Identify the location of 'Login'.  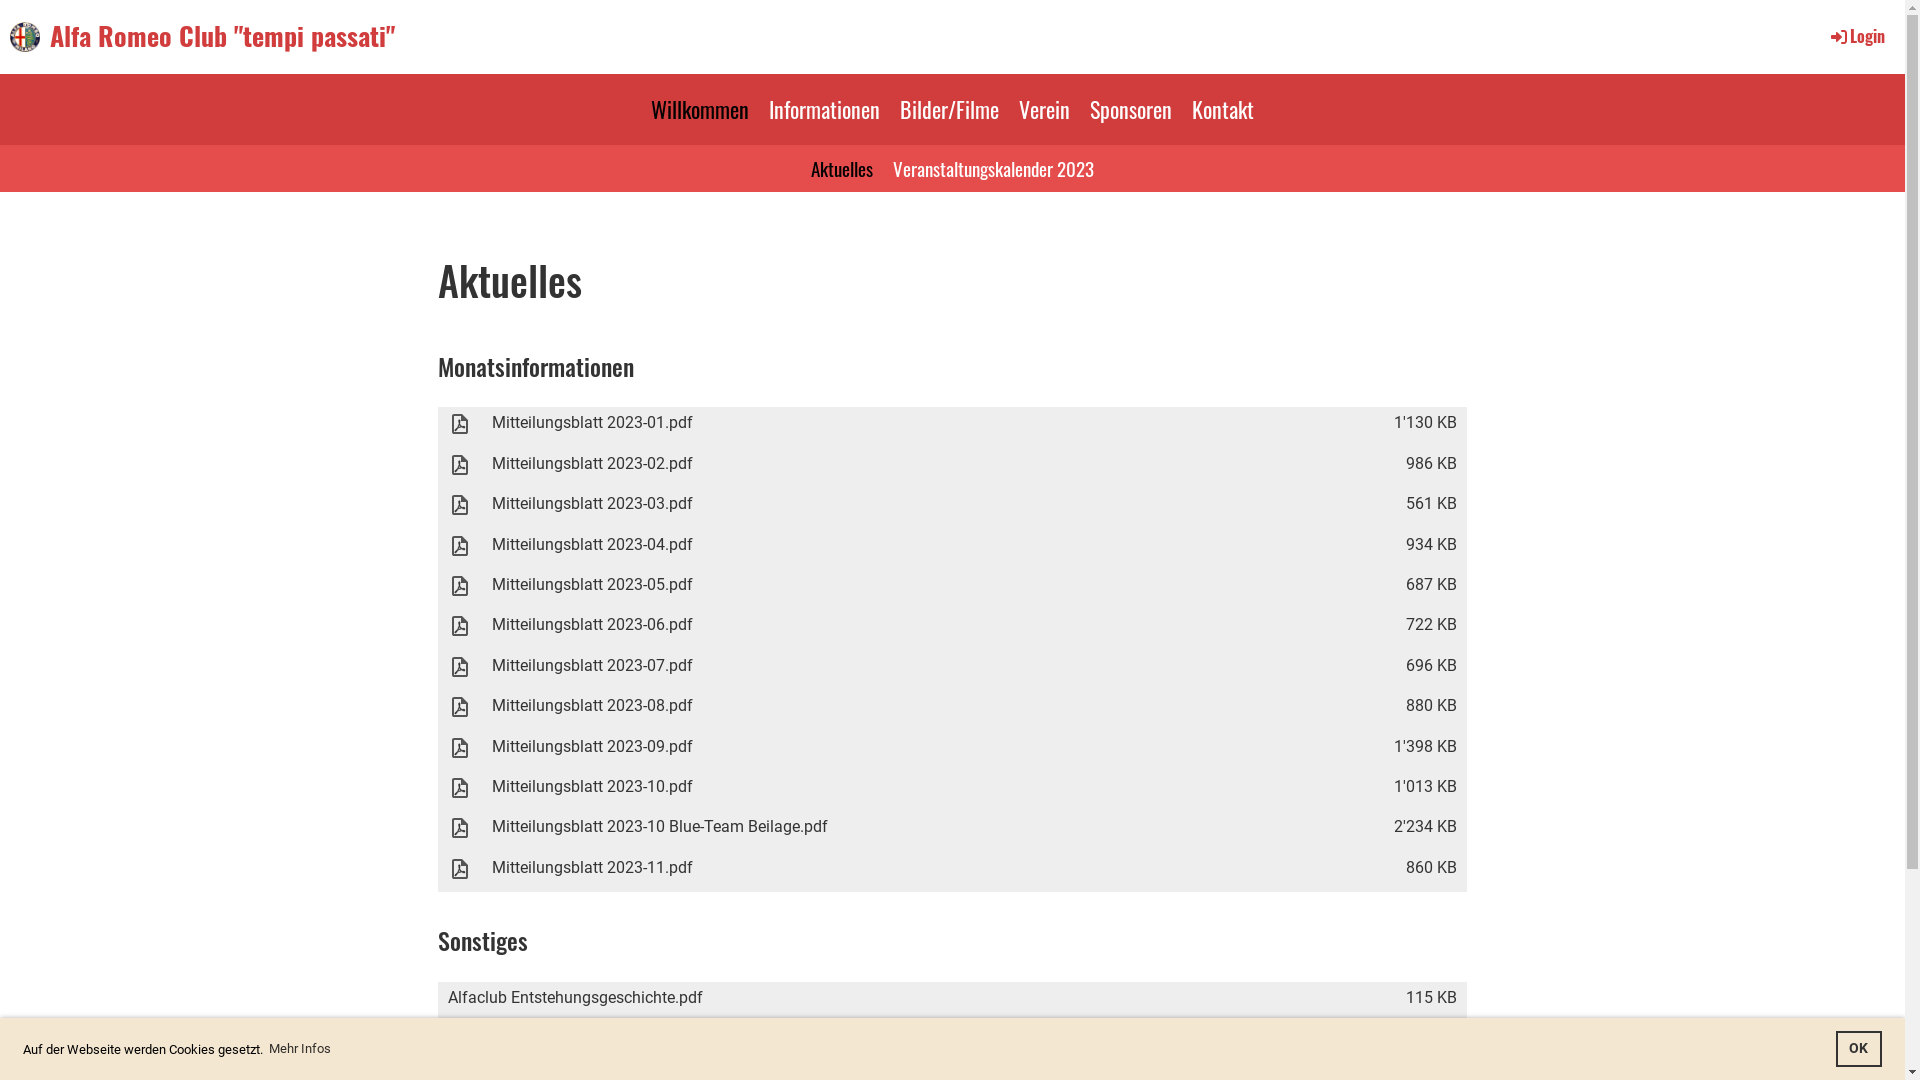
(1855, 35).